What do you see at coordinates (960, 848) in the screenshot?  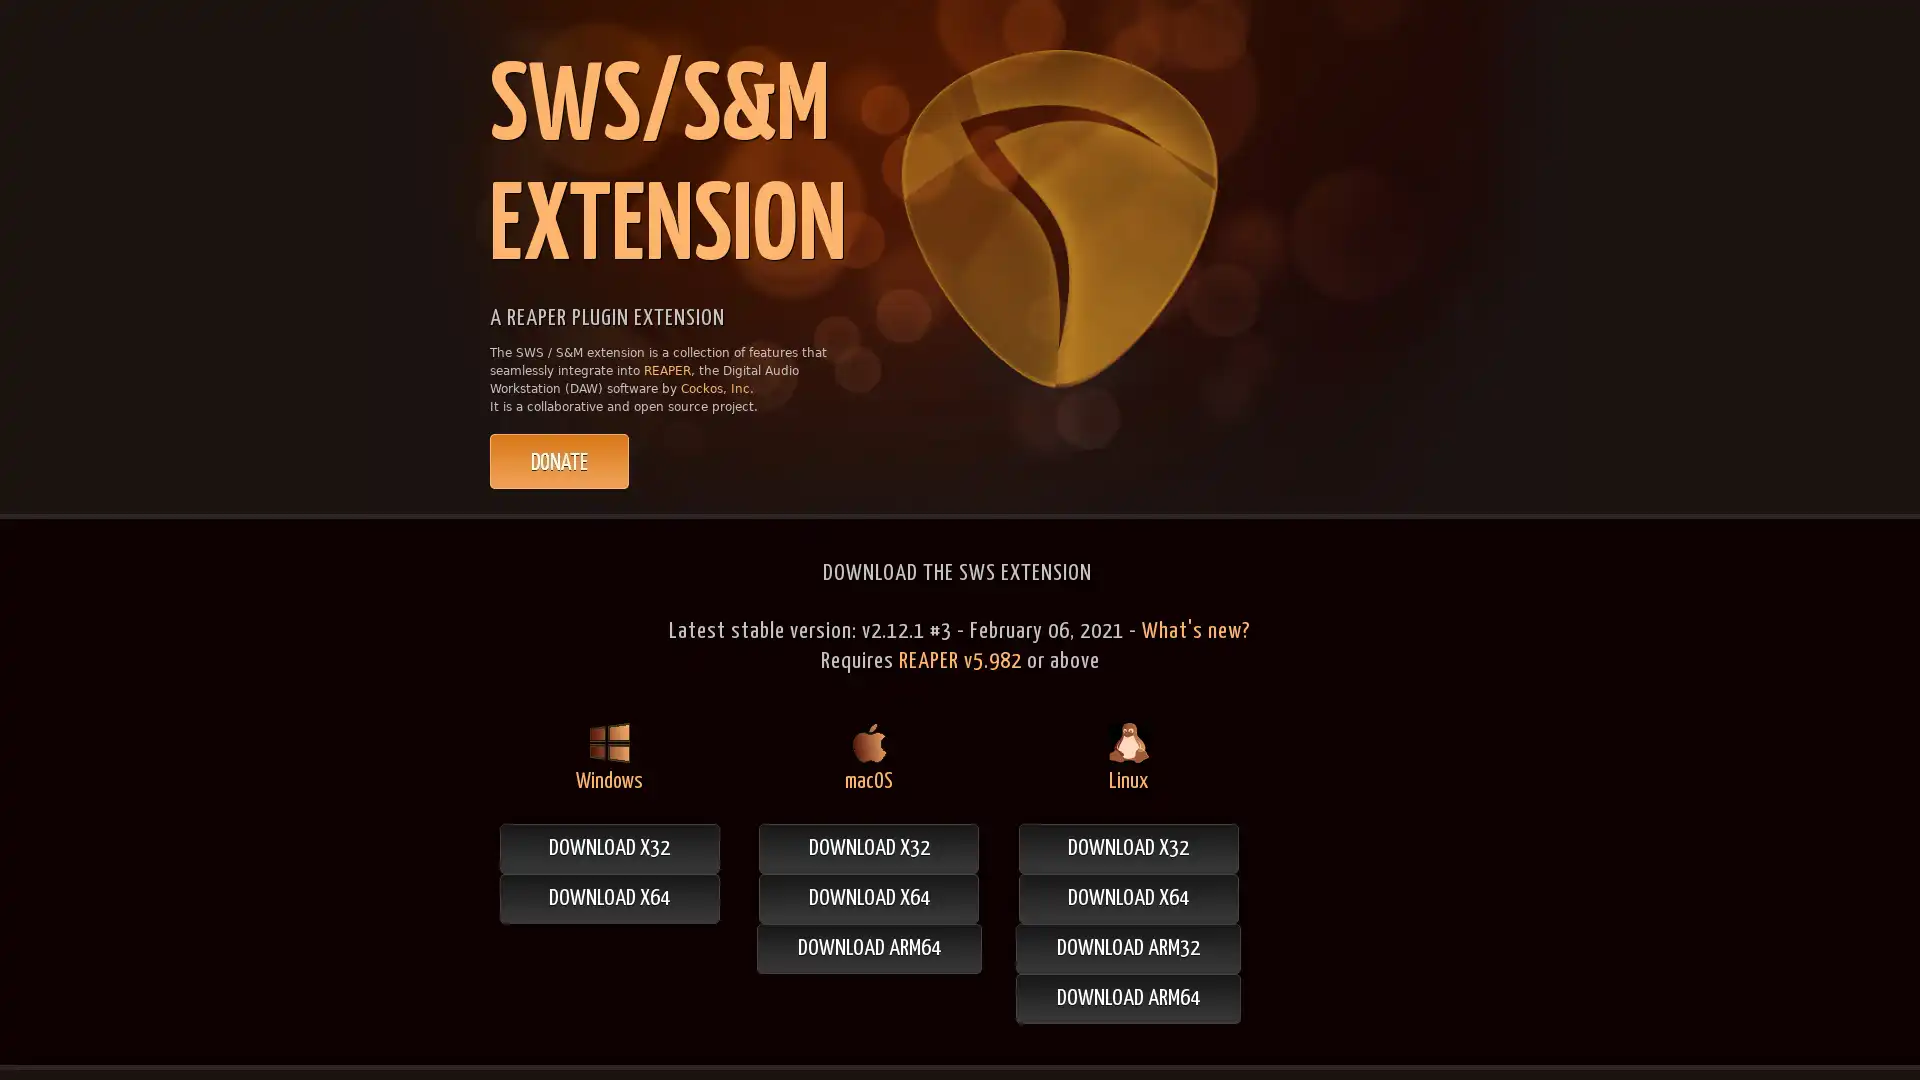 I see `DOWNLOAD X32` at bounding box center [960, 848].